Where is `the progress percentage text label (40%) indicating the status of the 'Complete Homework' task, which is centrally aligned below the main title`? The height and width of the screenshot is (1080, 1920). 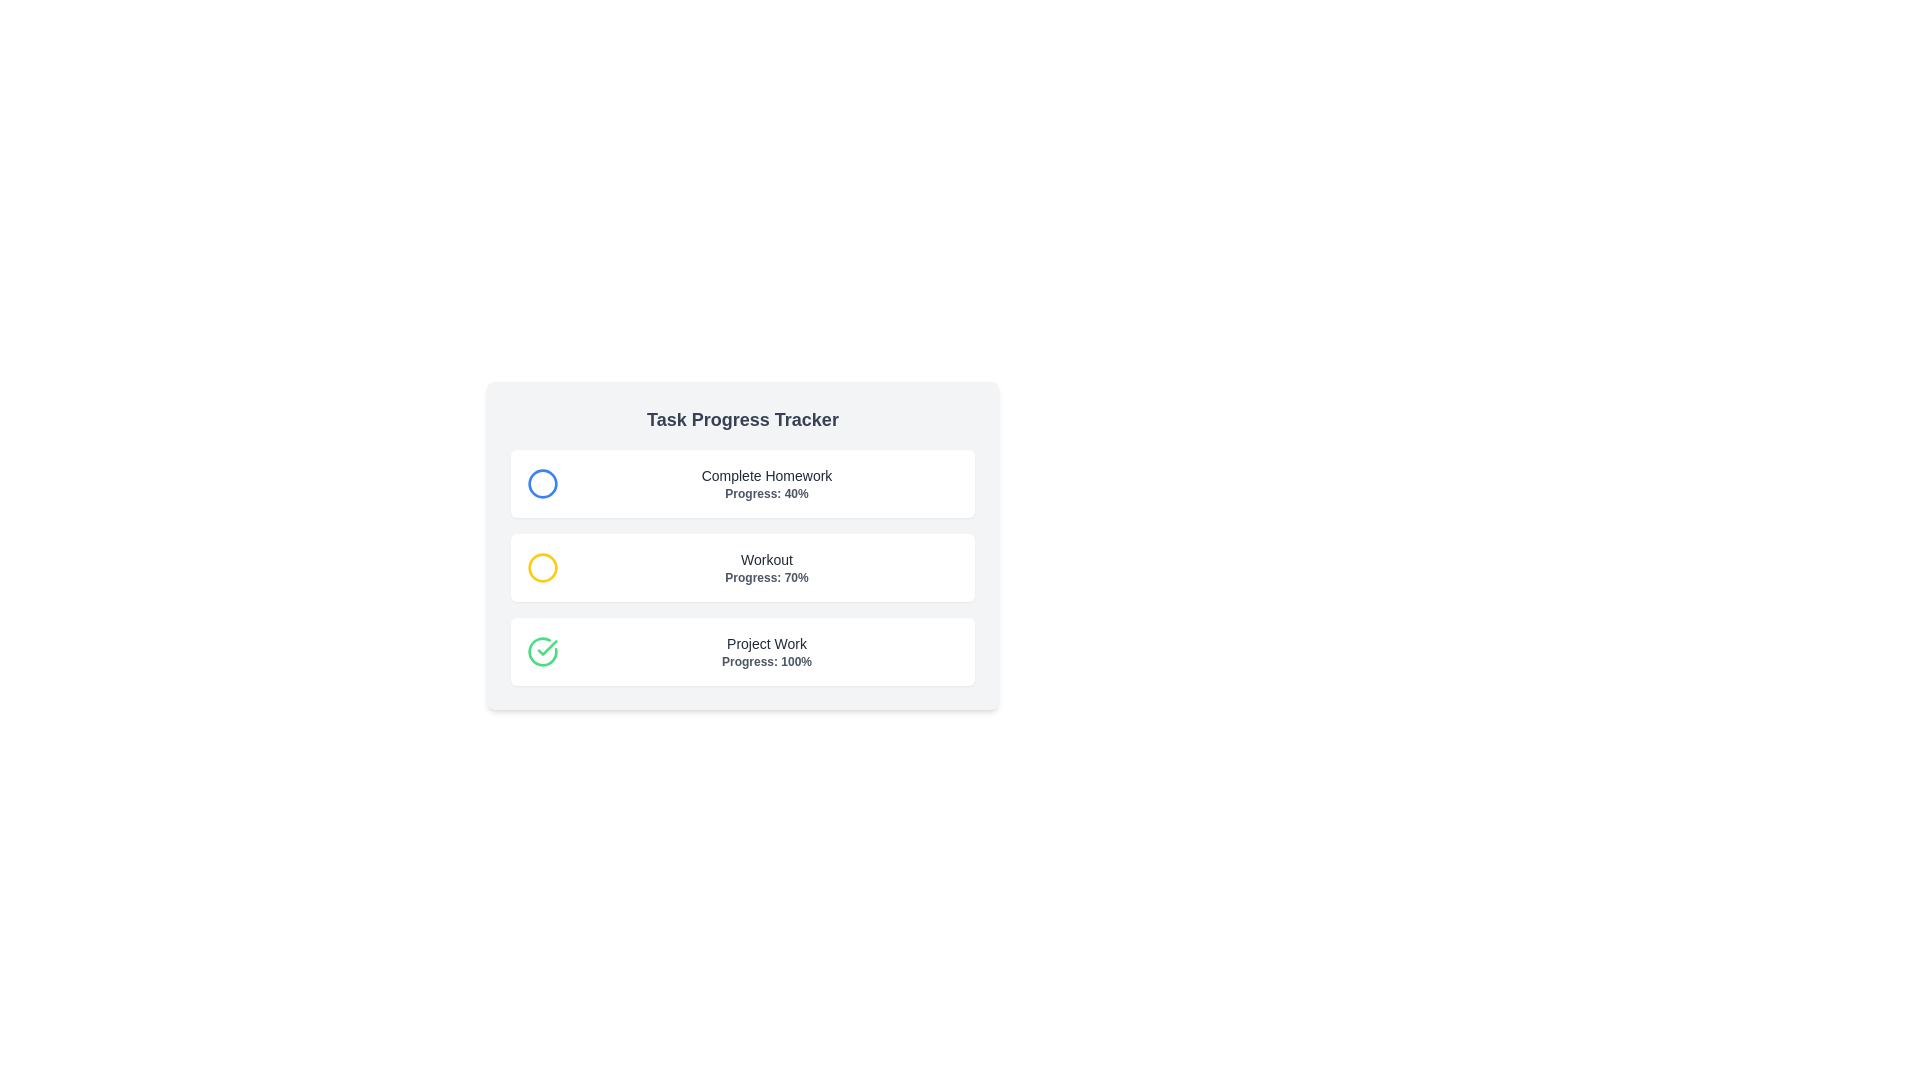 the progress percentage text label (40%) indicating the status of the 'Complete Homework' task, which is centrally aligned below the main title is located at coordinates (766, 493).